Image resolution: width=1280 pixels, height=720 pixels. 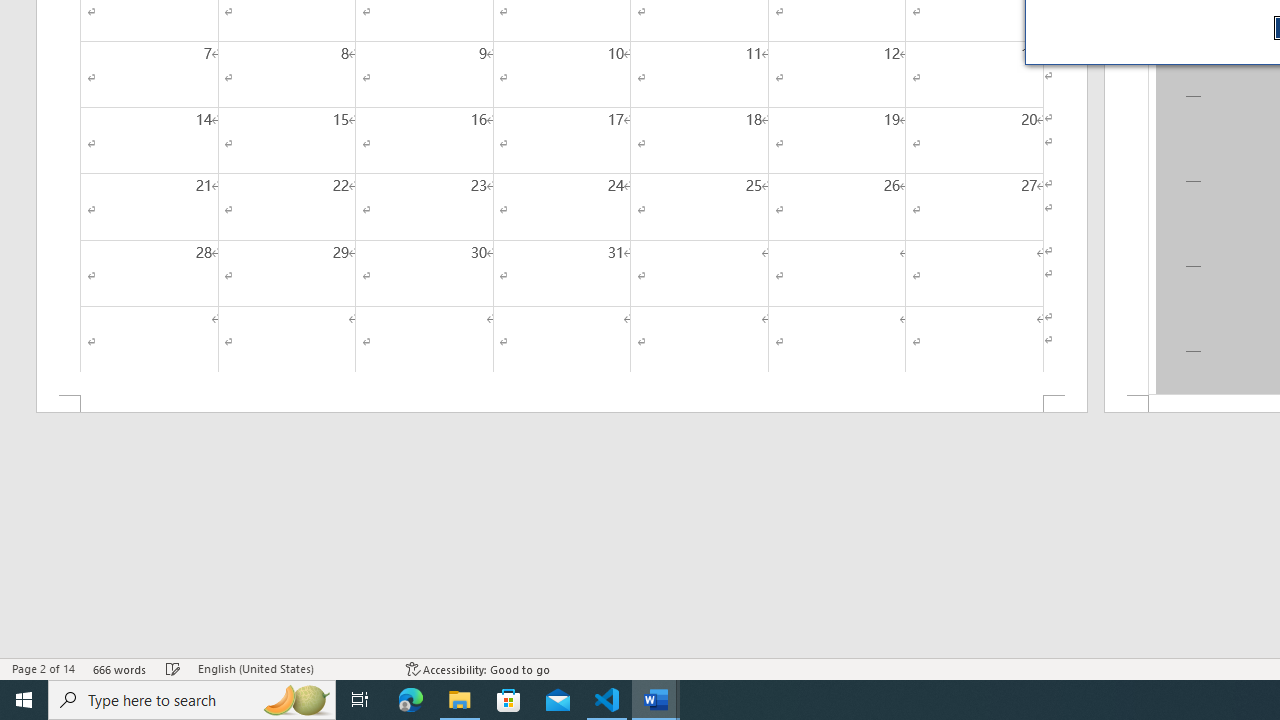 What do you see at coordinates (606, 698) in the screenshot?
I see `'Visual Studio Code - 1 running window'` at bounding box center [606, 698].